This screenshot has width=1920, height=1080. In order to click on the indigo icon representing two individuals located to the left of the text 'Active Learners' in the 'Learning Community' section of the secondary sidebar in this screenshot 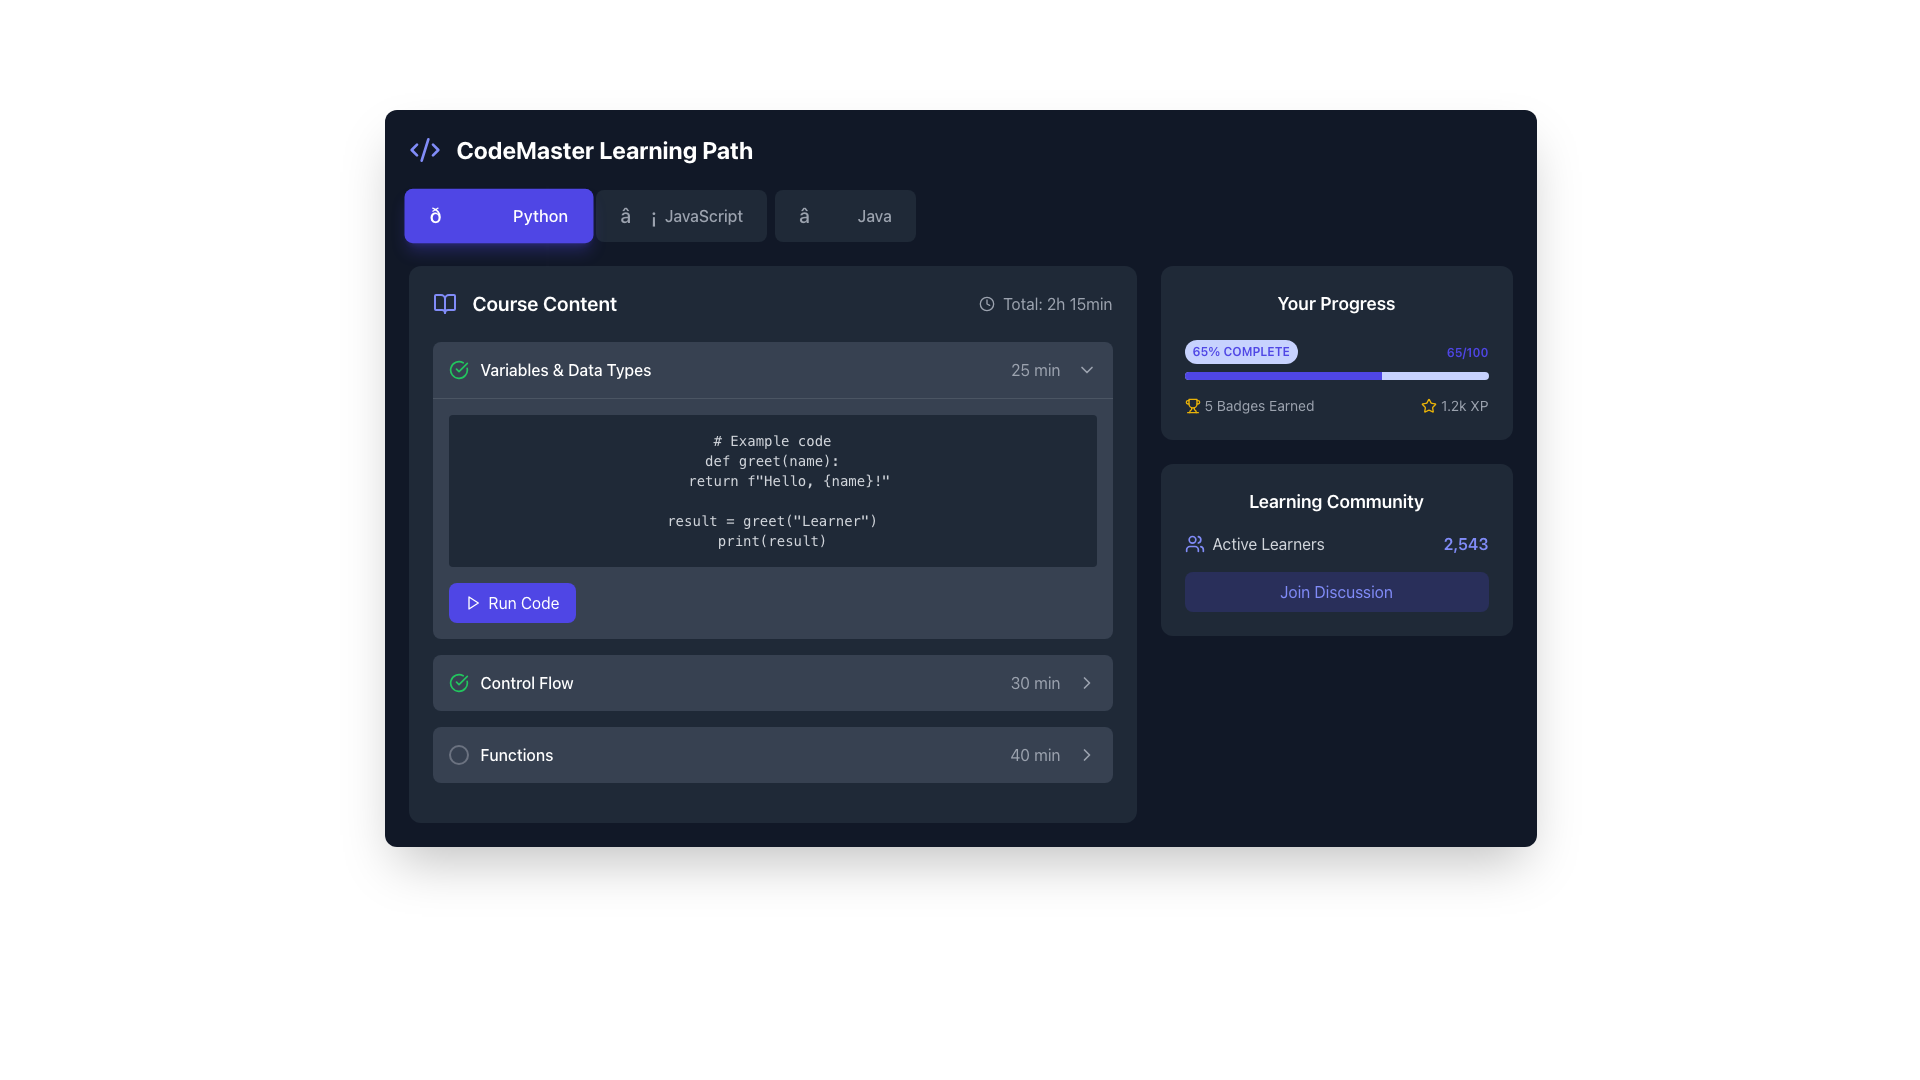, I will do `click(1194, 543)`.